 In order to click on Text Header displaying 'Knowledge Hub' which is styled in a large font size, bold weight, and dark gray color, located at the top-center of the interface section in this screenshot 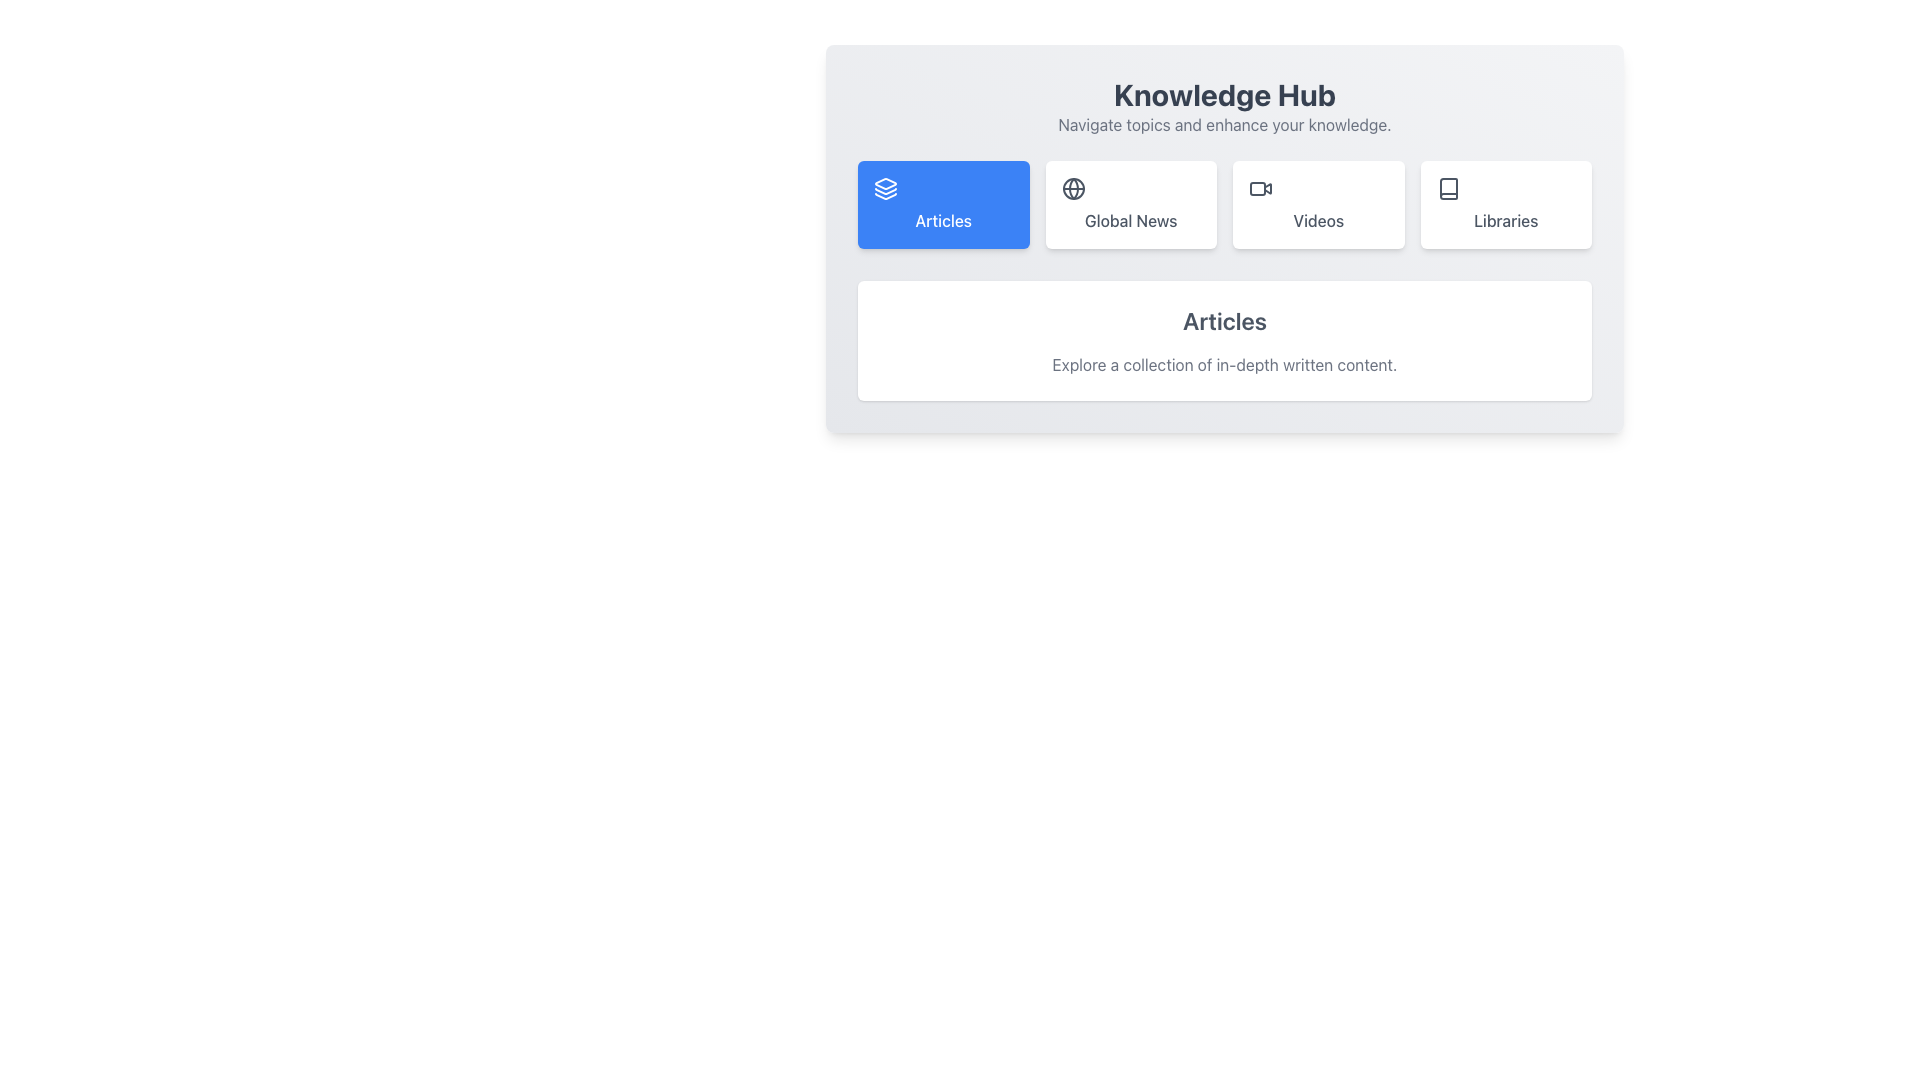, I will do `click(1223, 95)`.